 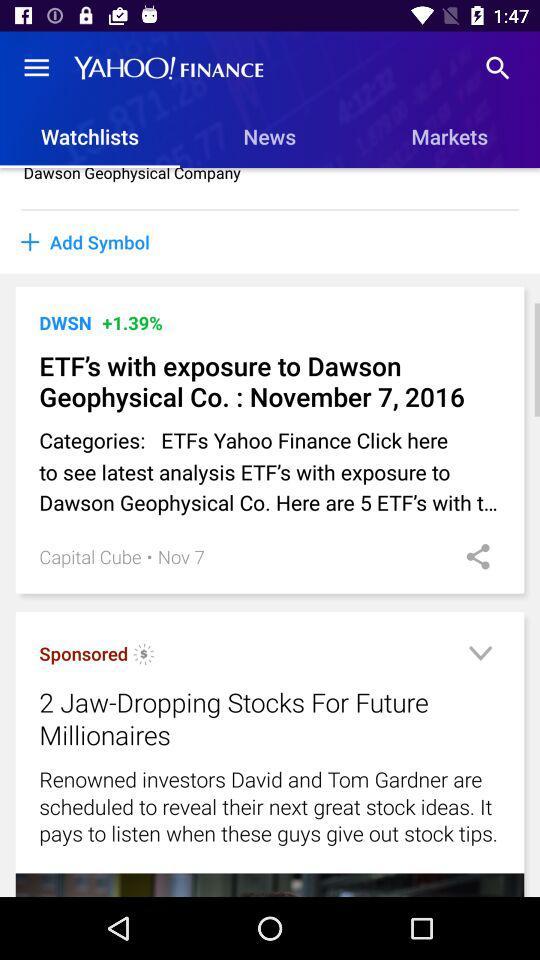 I want to click on the icon above markets, so click(x=496, y=68).